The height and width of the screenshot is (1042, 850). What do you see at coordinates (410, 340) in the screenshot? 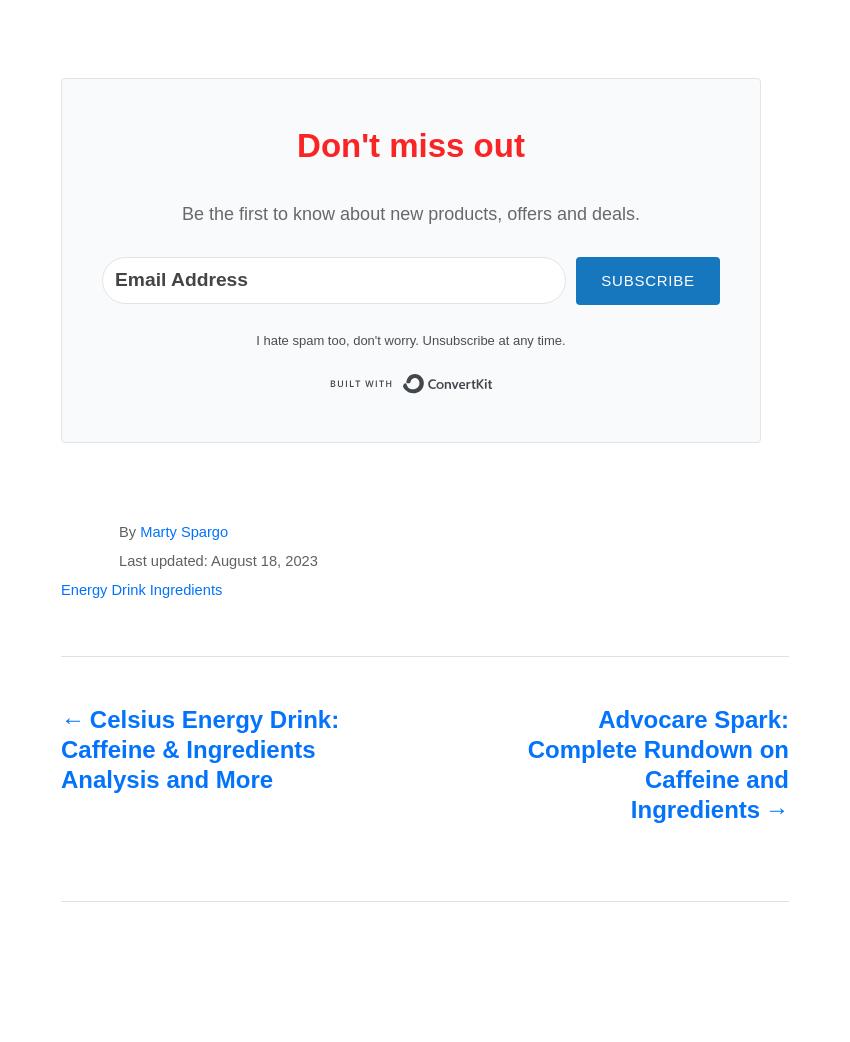
I see `'I hate spam too, don't worry. Unsubscribe at any time.'` at bounding box center [410, 340].